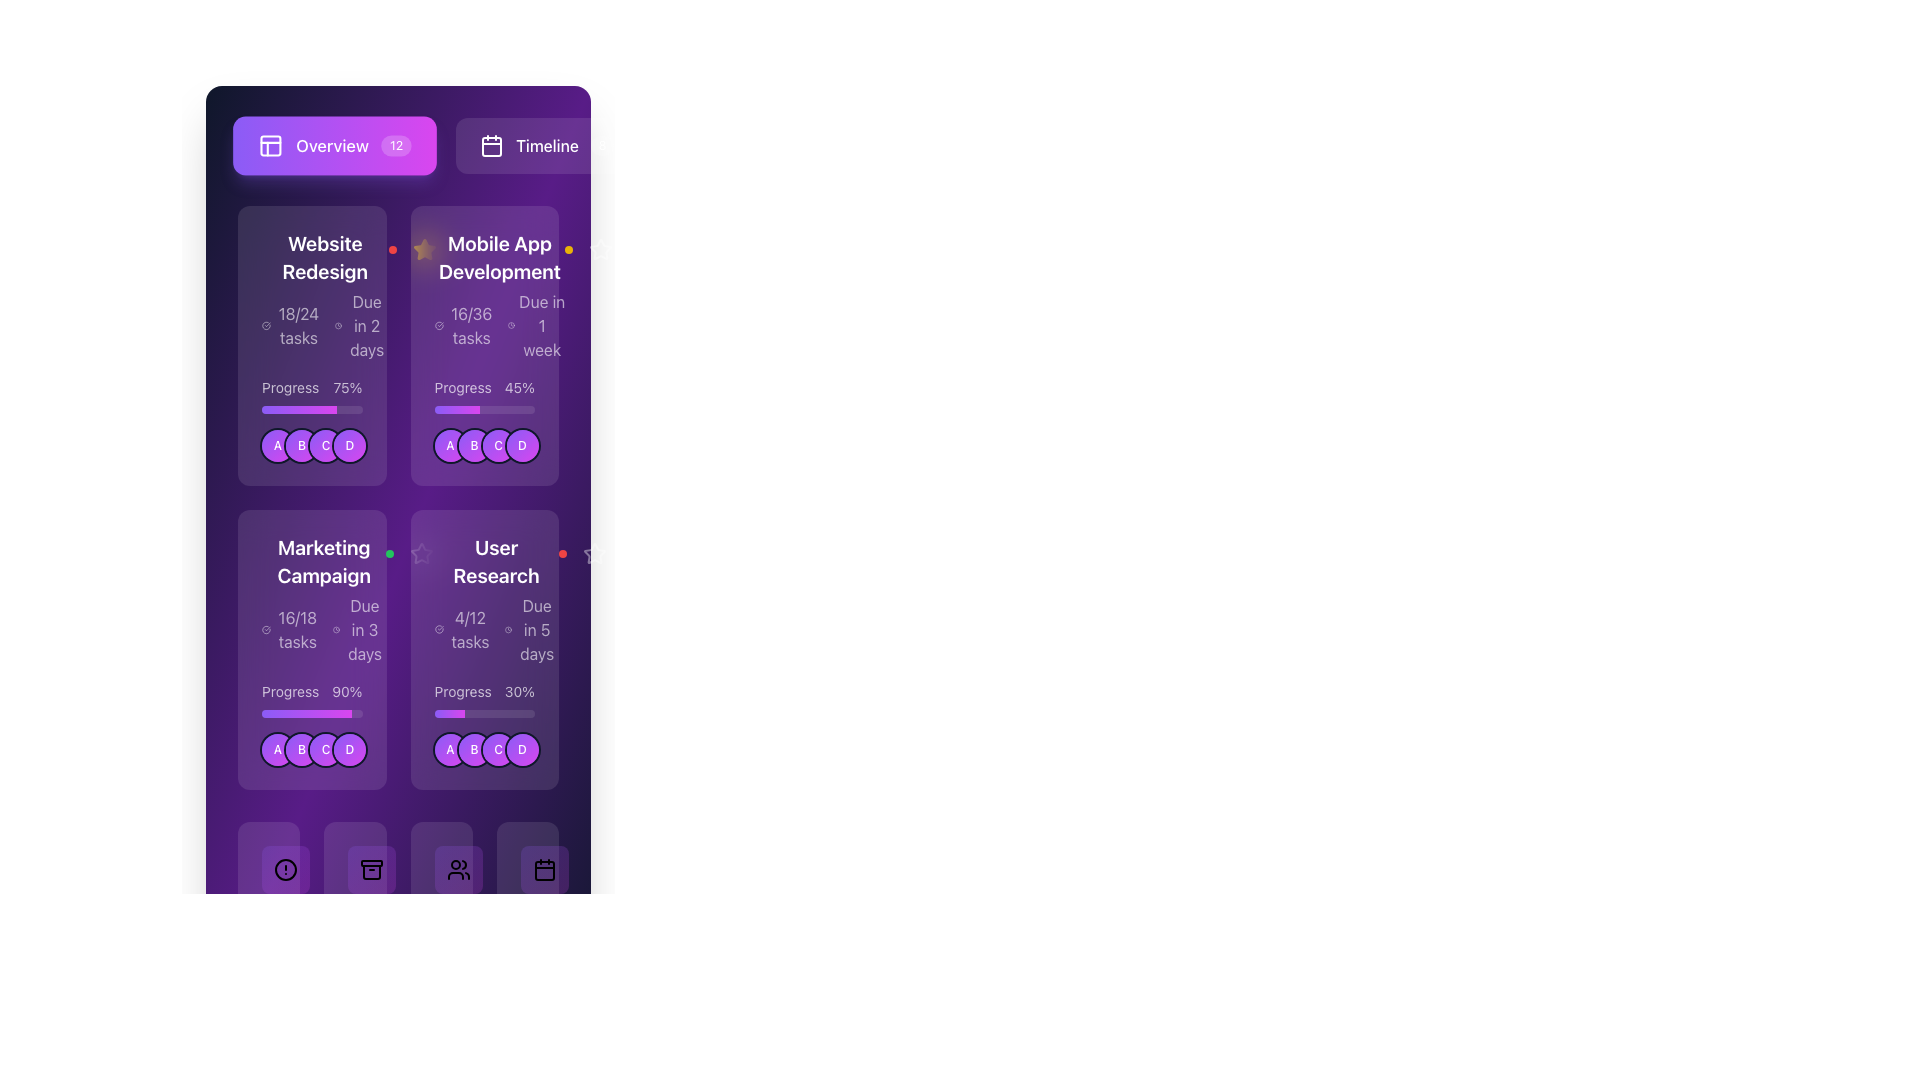 The image size is (1920, 1080). What do you see at coordinates (289, 388) in the screenshot?
I see `the static text label 'Progress' which is styled in white over a purple background and is positioned to the left of the '75%' text element in the progress indicator component` at bounding box center [289, 388].